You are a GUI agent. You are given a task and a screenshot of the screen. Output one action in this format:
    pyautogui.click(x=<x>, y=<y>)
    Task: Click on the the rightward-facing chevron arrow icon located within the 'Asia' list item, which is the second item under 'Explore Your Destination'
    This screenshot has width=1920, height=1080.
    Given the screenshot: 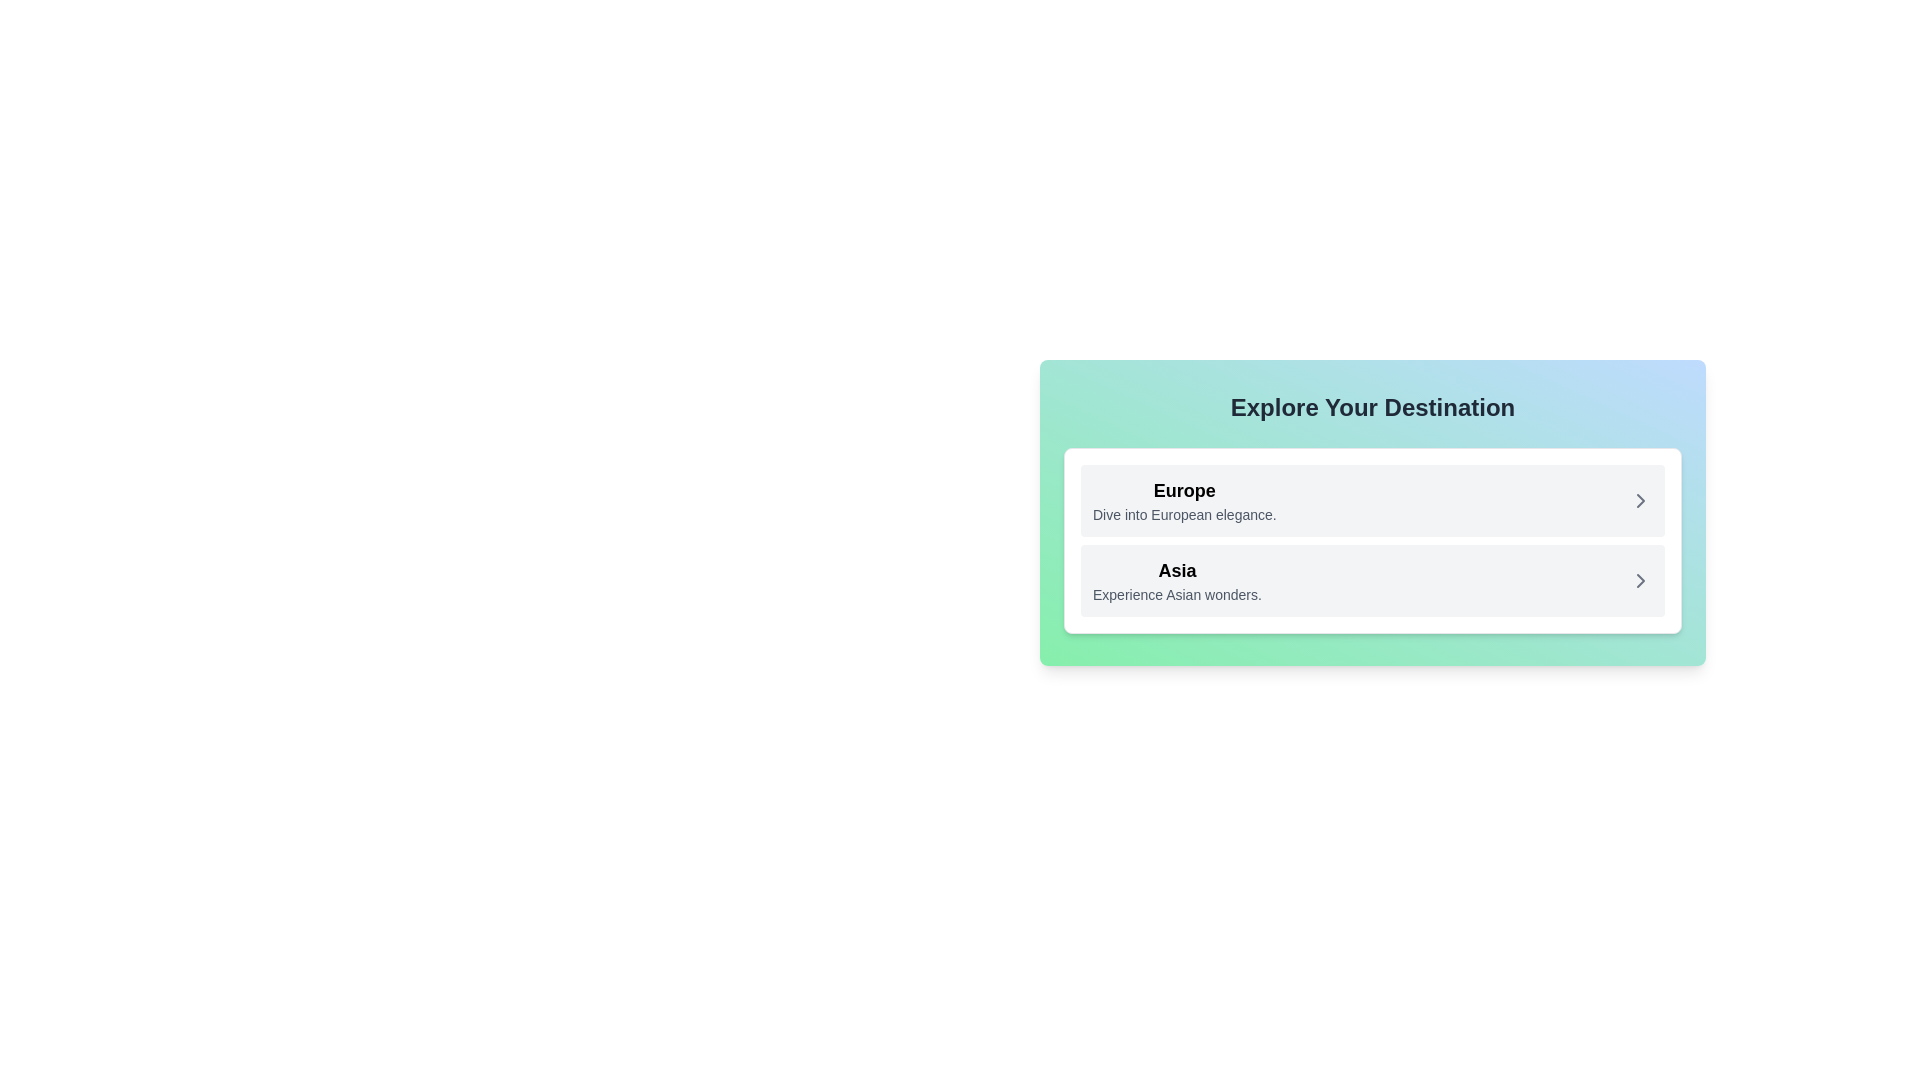 What is the action you would take?
    pyautogui.click(x=1641, y=581)
    